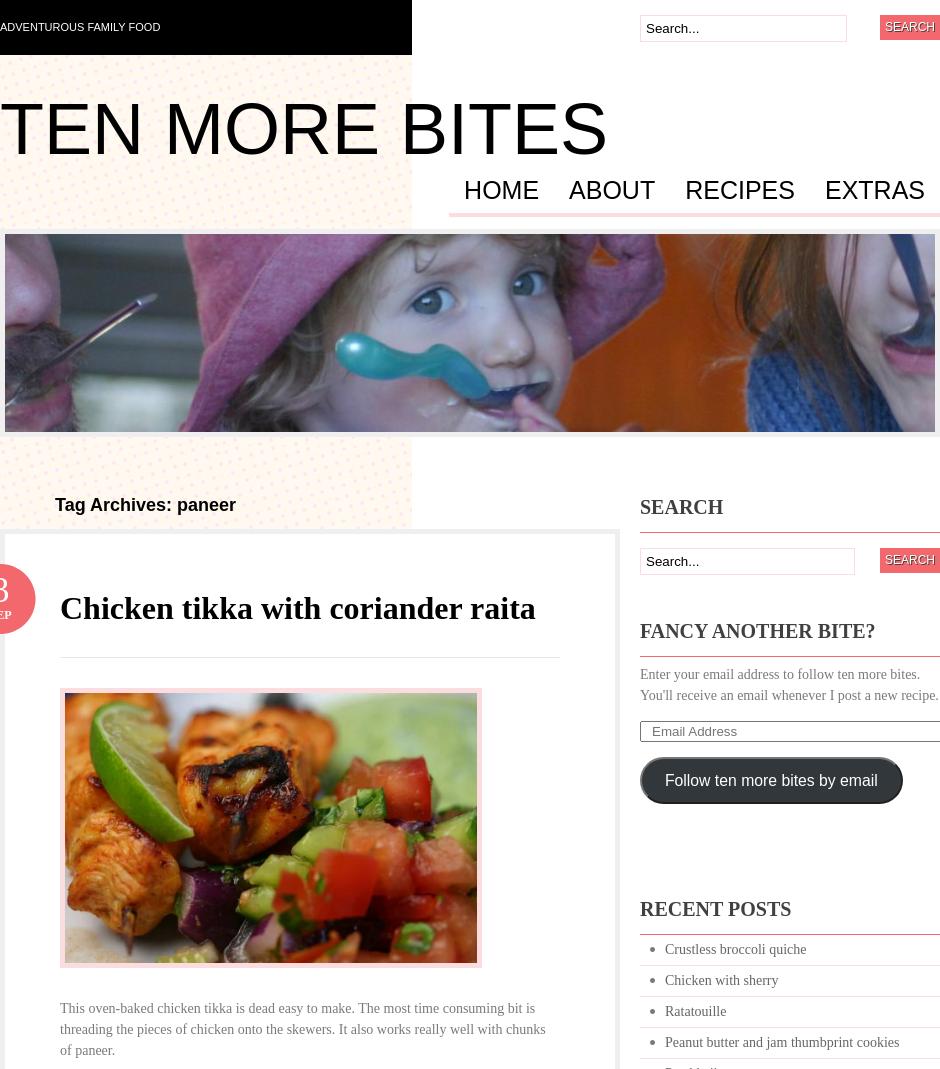  Describe the element at coordinates (144, 503) in the screenshot. I see `'Tag Archives: paneer'` at that location.